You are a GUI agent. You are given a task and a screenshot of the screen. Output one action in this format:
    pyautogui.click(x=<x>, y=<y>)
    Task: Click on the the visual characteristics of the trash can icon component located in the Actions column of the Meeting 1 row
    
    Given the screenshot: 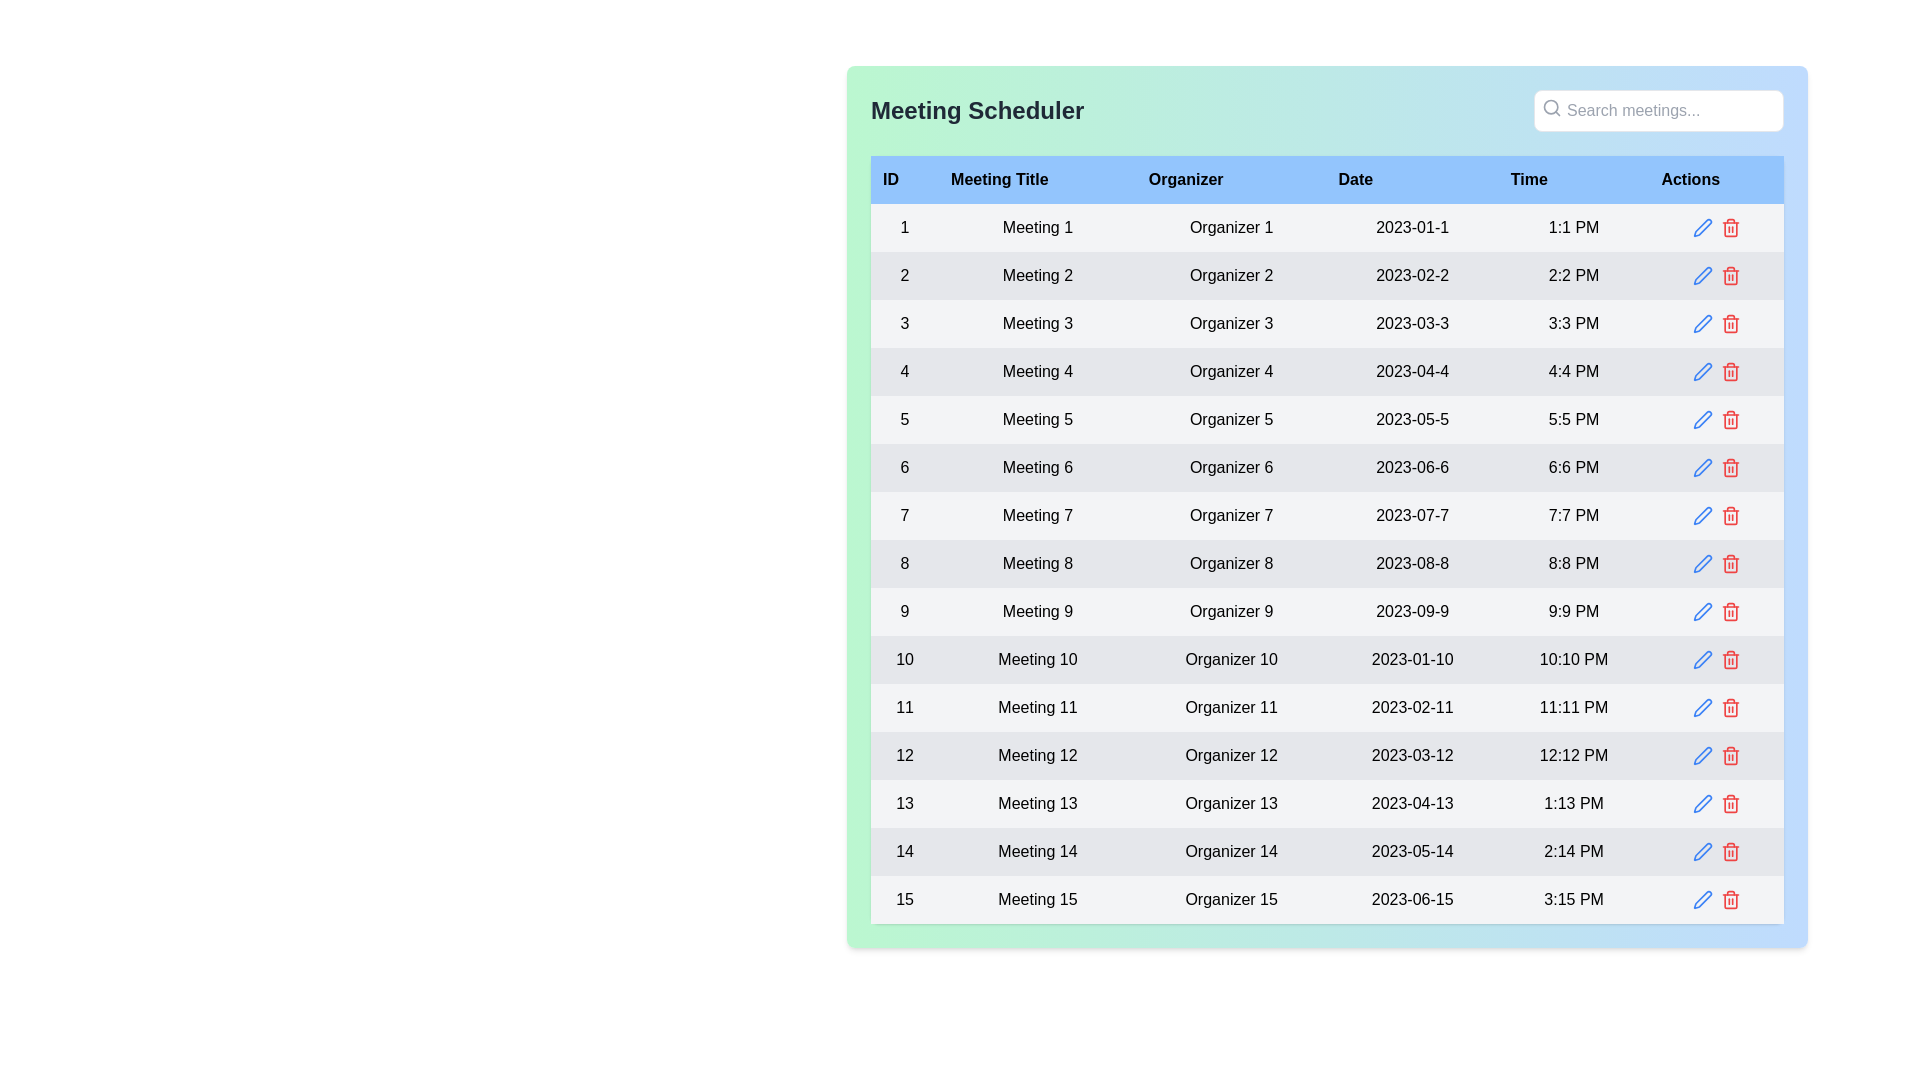 What is the action you would take?
    pyautogui.click(x=1729, y=228)
    